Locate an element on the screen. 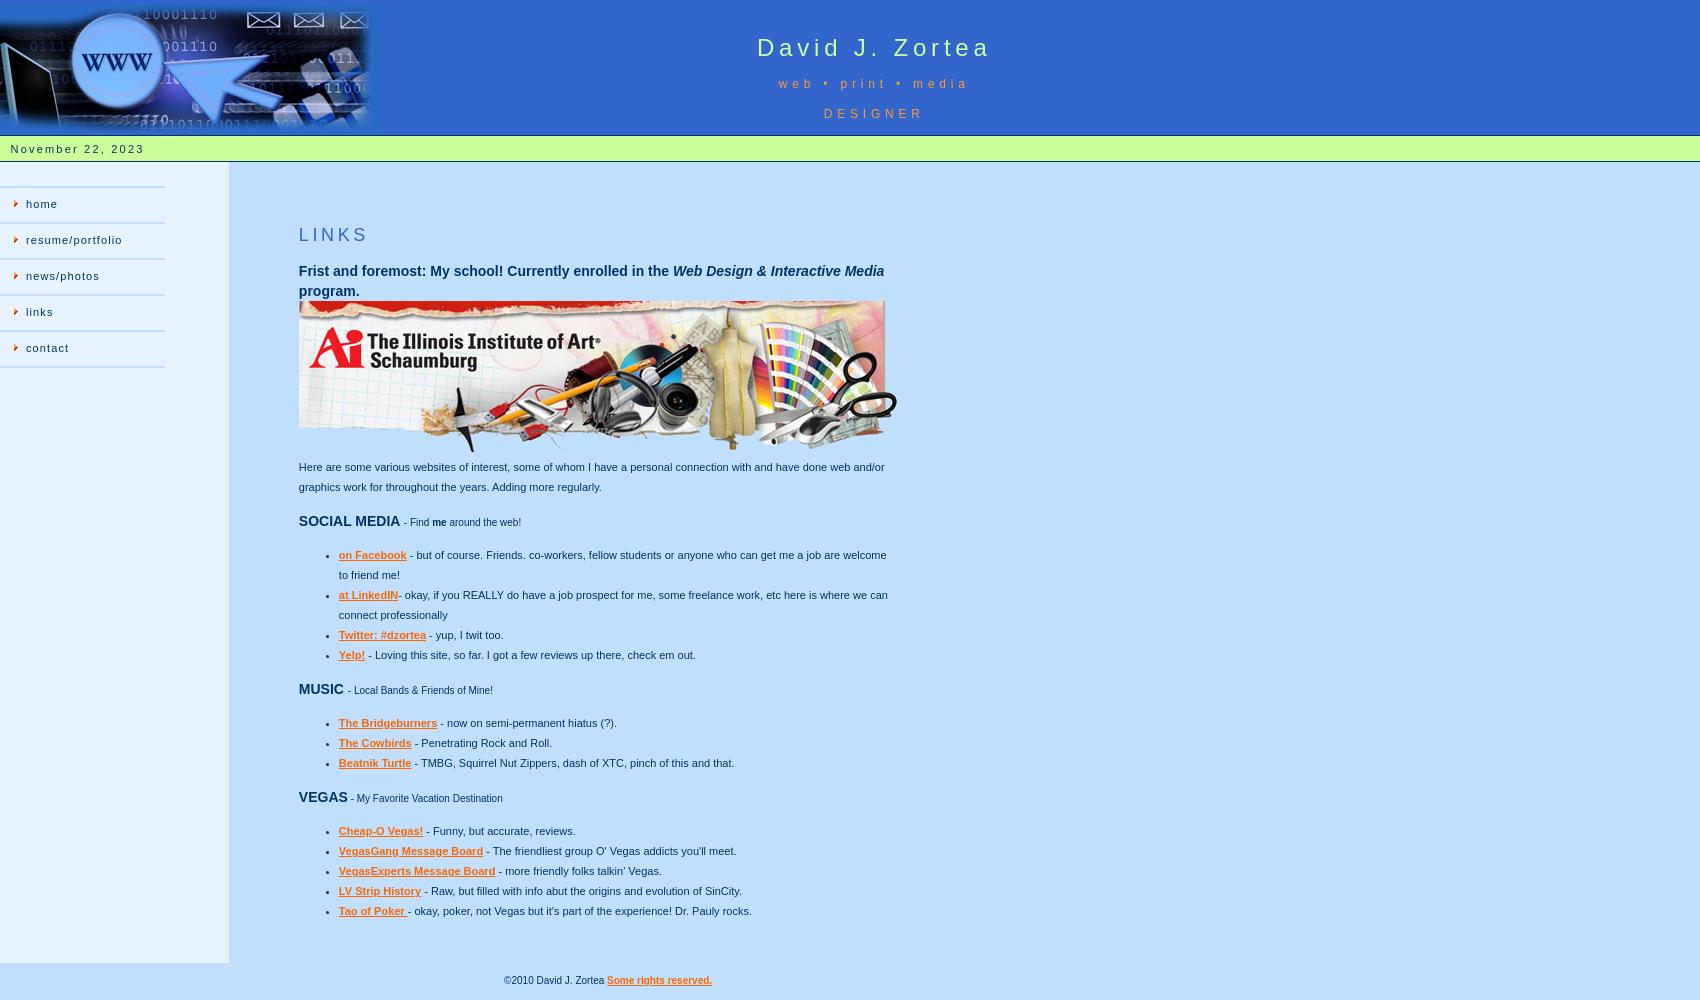 The image size is (1700, 1000). '- Penetrating Rock and Roll.' is located at coordinates (481, 742).